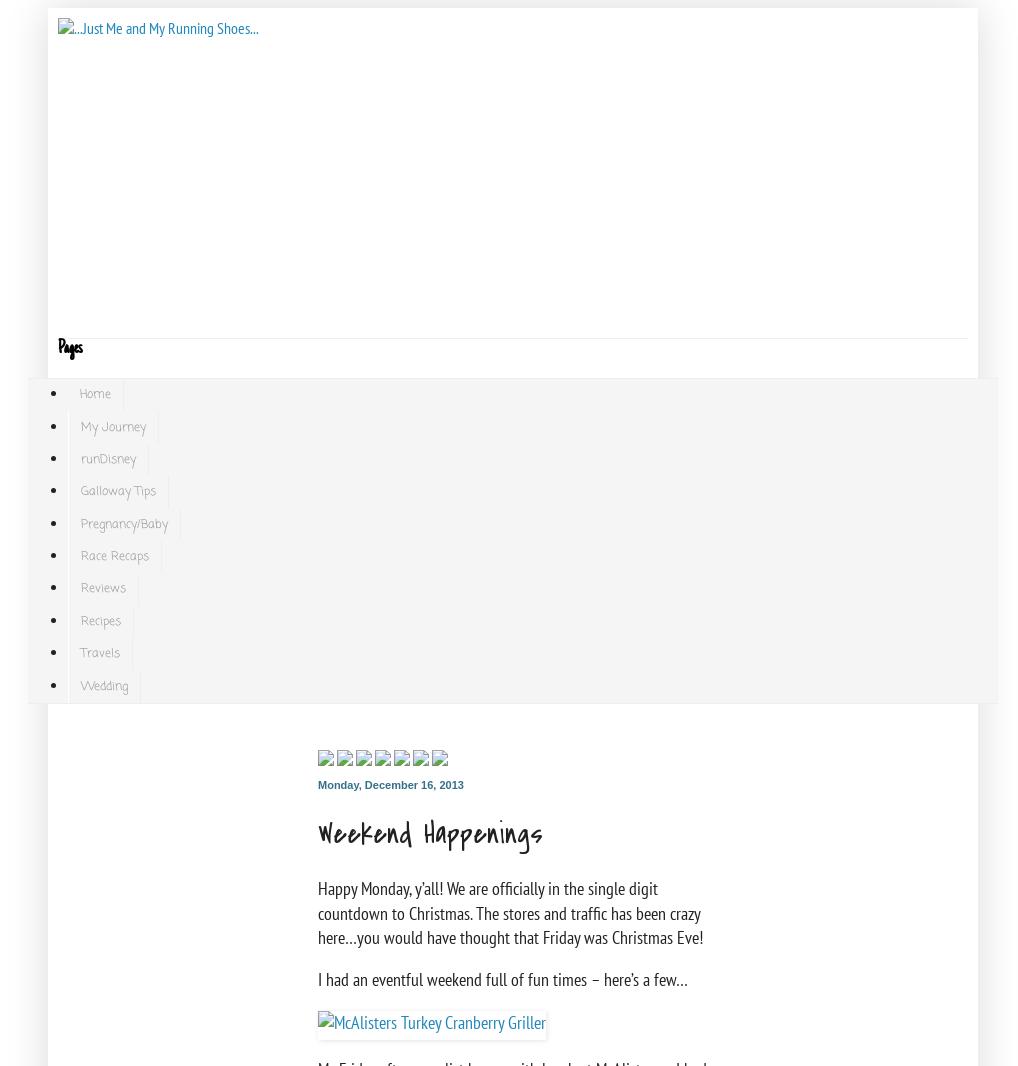  I want to click on 'Pages', so click(70, 349).